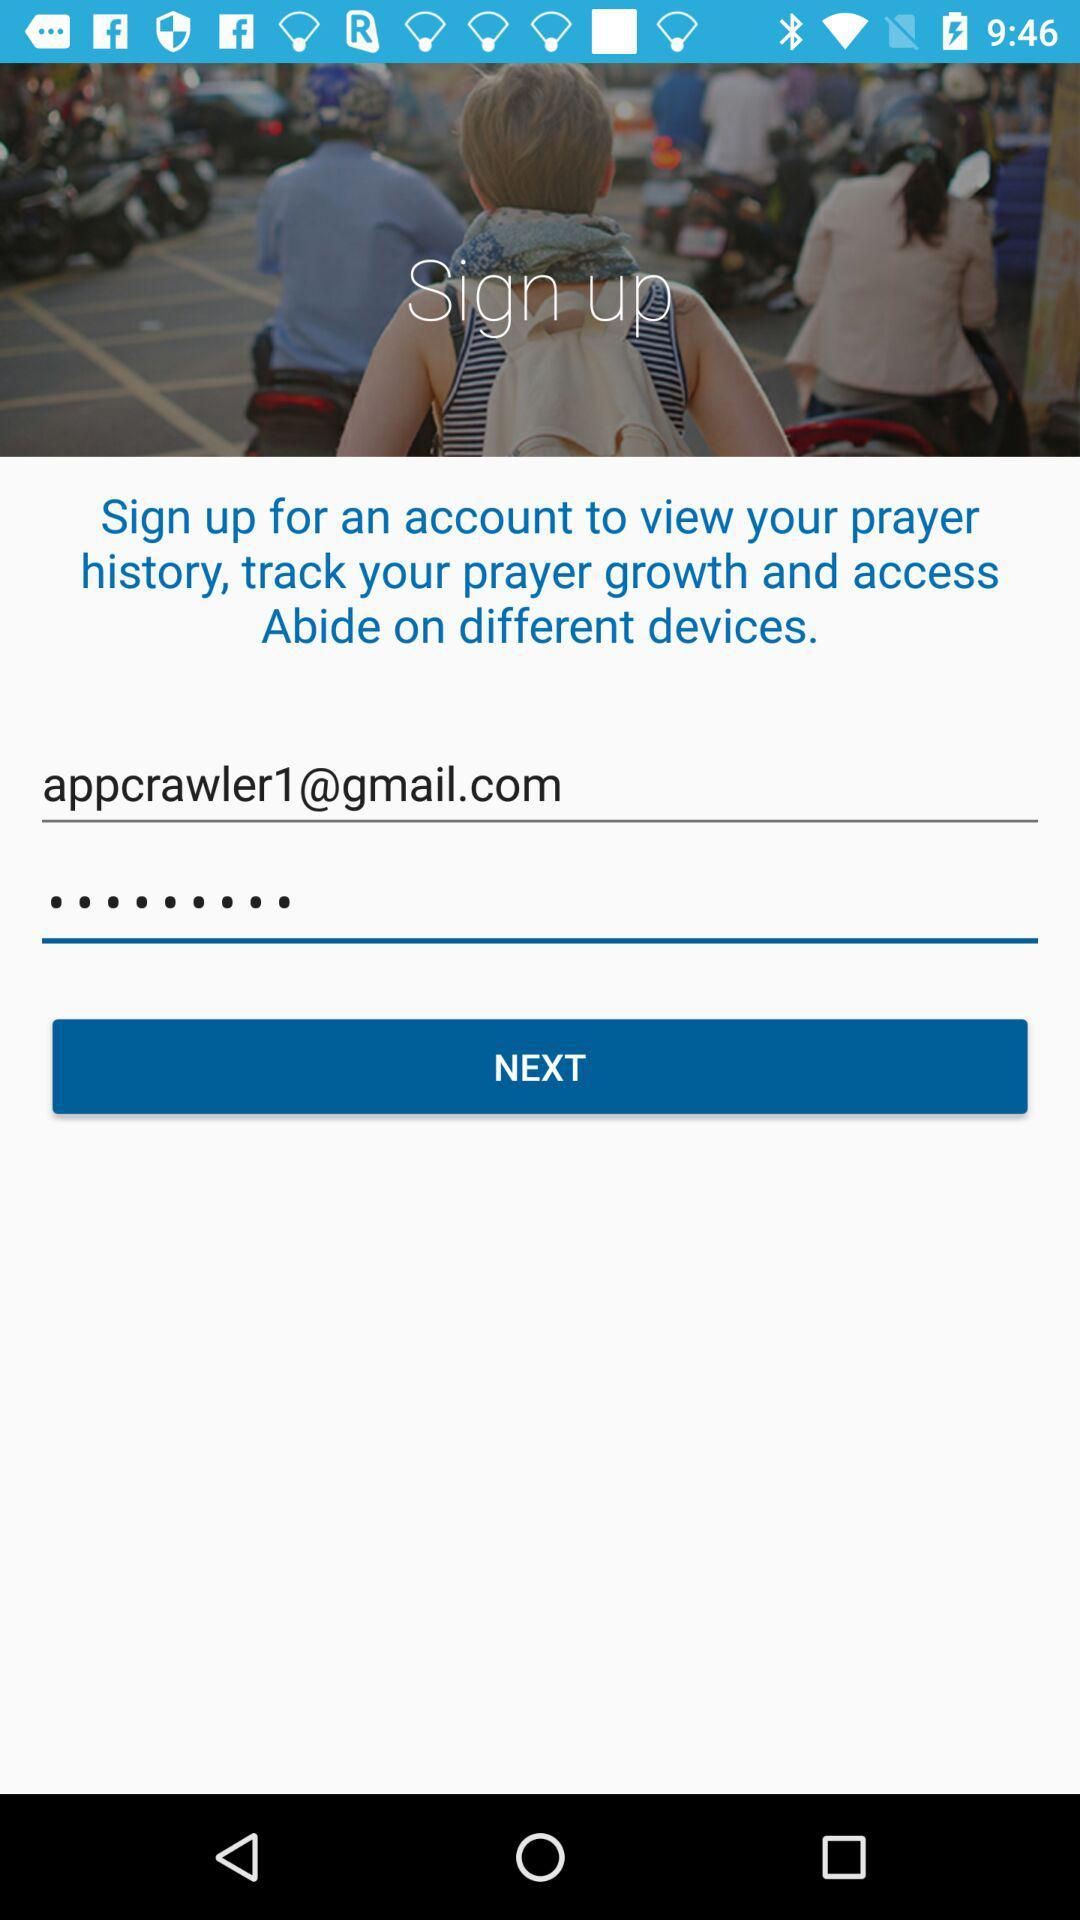  I want to click on crowd3116 item, so click(540, 901).